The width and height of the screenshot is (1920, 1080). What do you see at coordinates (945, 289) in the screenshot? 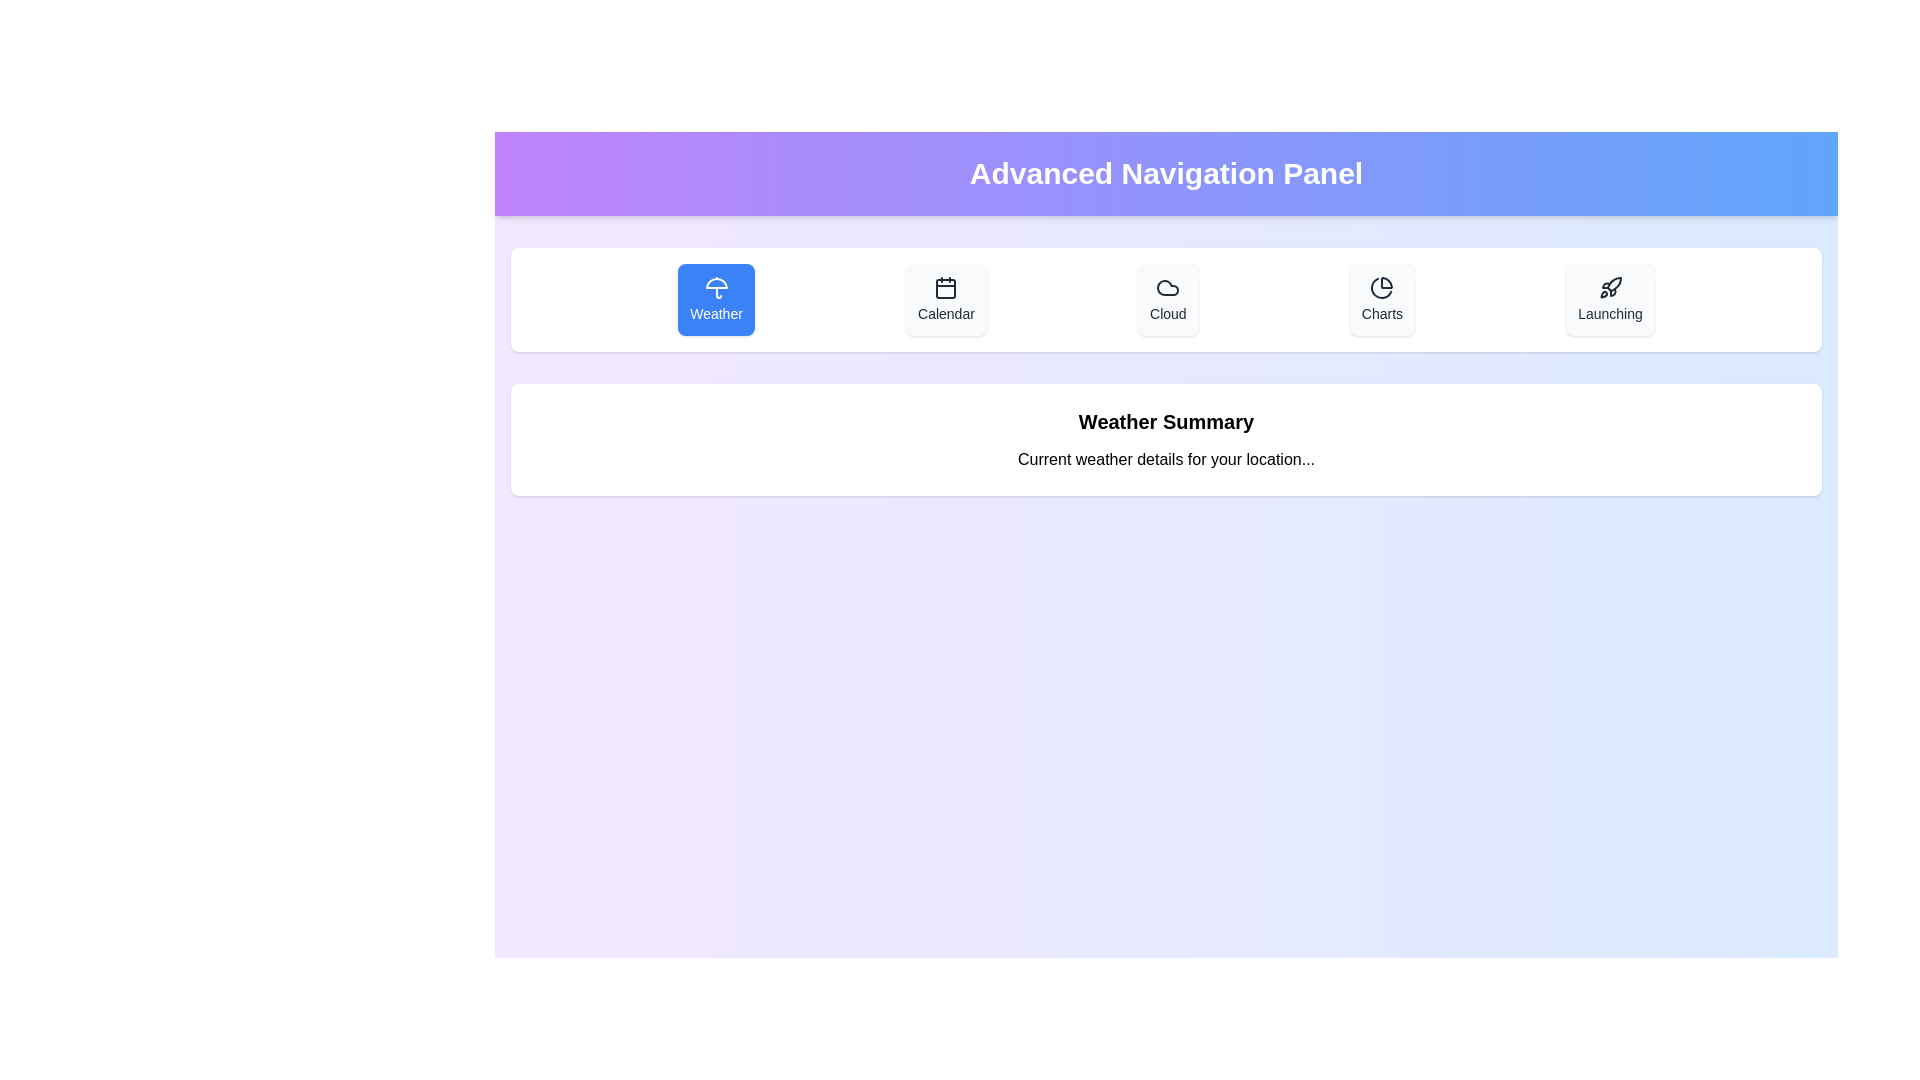
I see `the calendar icon in the navigation section` at bounding box center [945, 289].